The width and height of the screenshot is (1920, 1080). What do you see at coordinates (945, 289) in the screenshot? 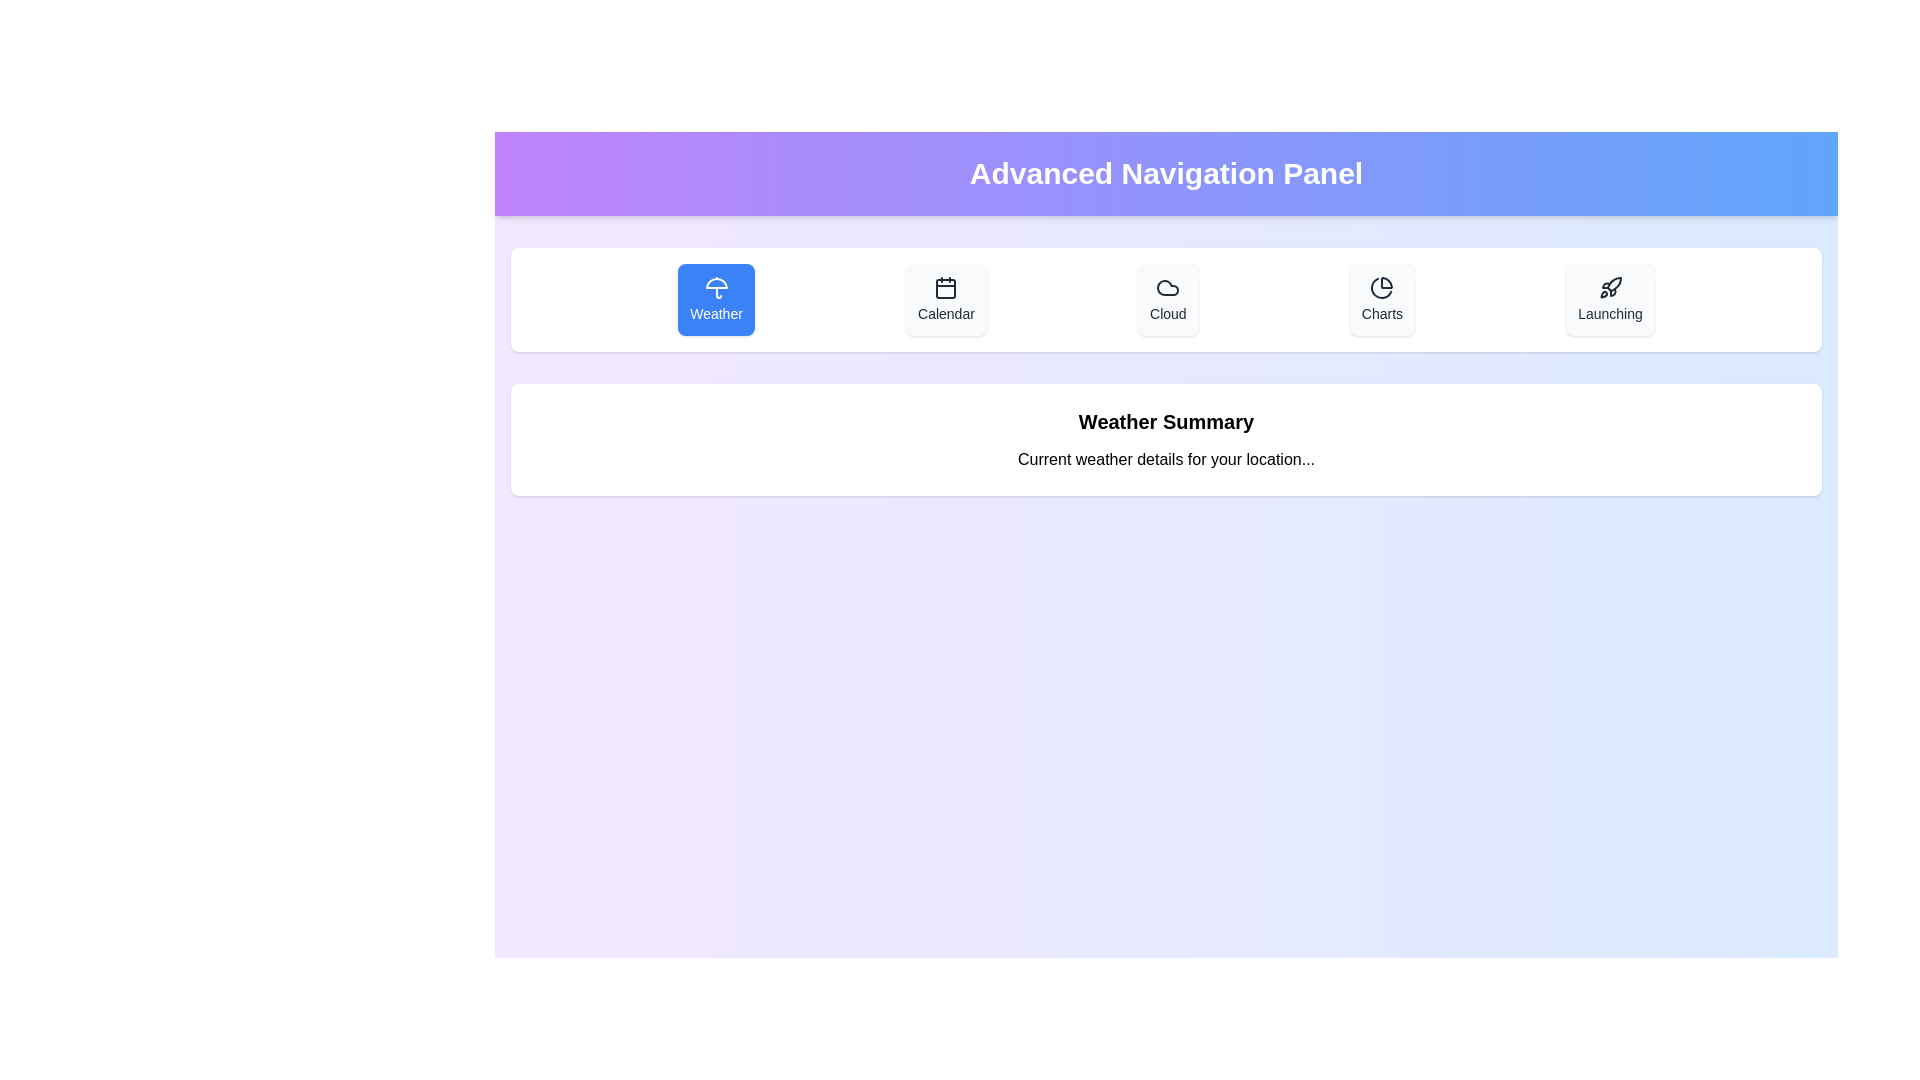
I see `the calendar icon in the navigation section` at bounding box center [945, 289].